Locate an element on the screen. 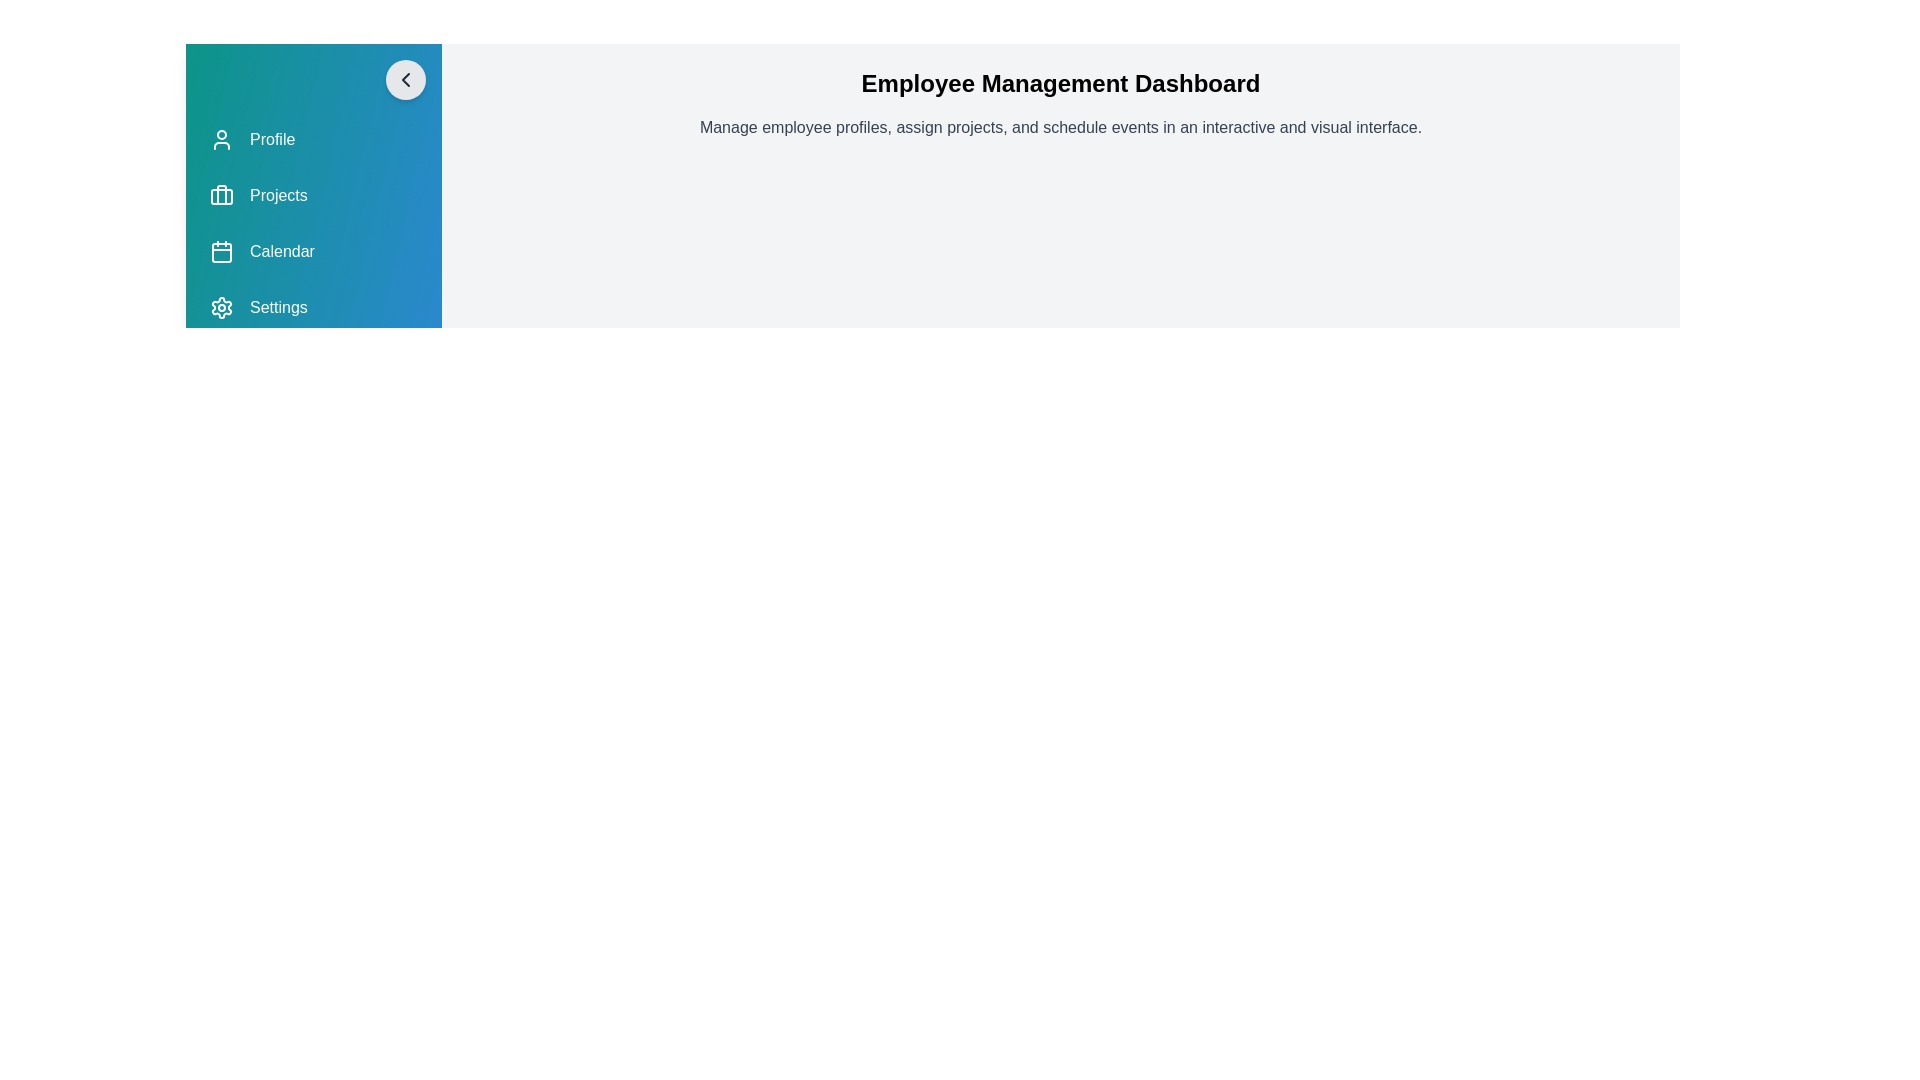 The image size is (1920, 1080). the Profile icon in the navigation drawer is located at coordinates (221, 138).